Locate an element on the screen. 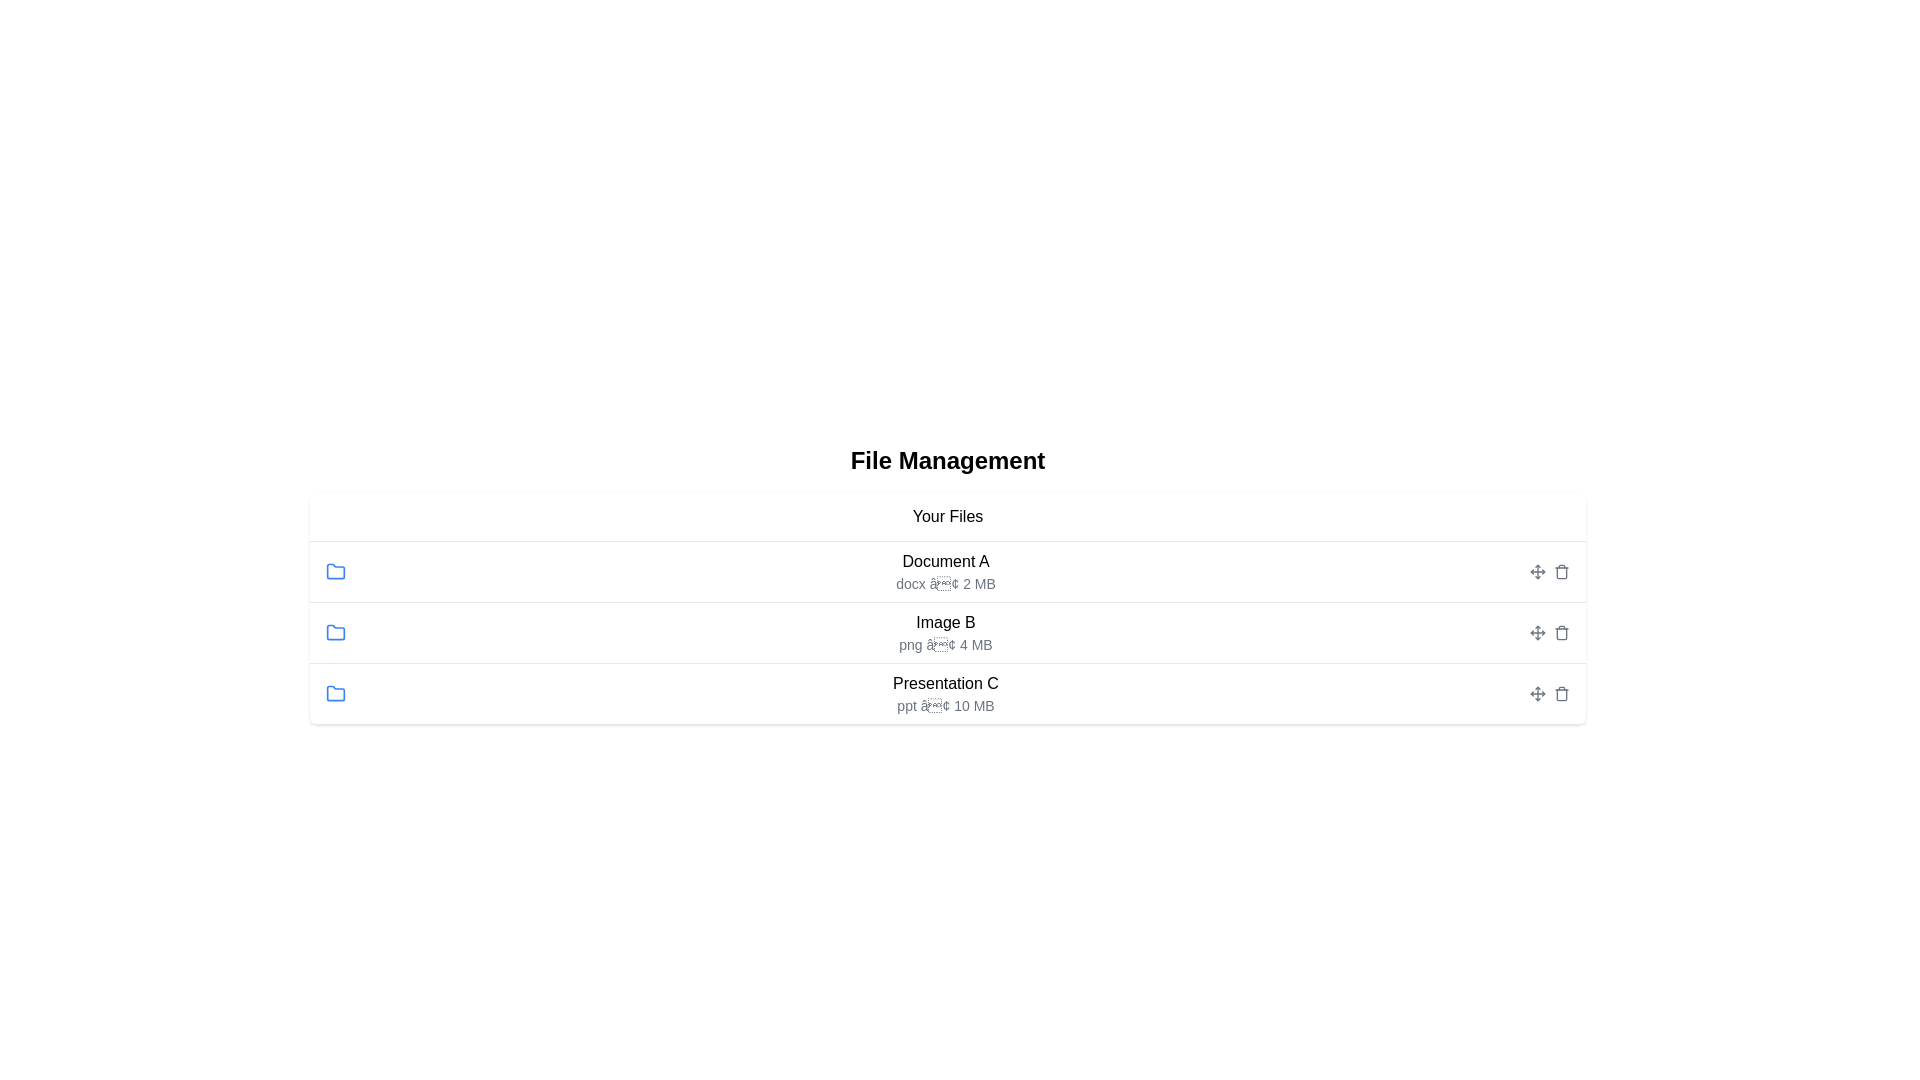 The image size is (1920, 1080). the text label displaying the file type and size located below the title 'Document A' in the first row of the file list is located at coordinates (944, 583).